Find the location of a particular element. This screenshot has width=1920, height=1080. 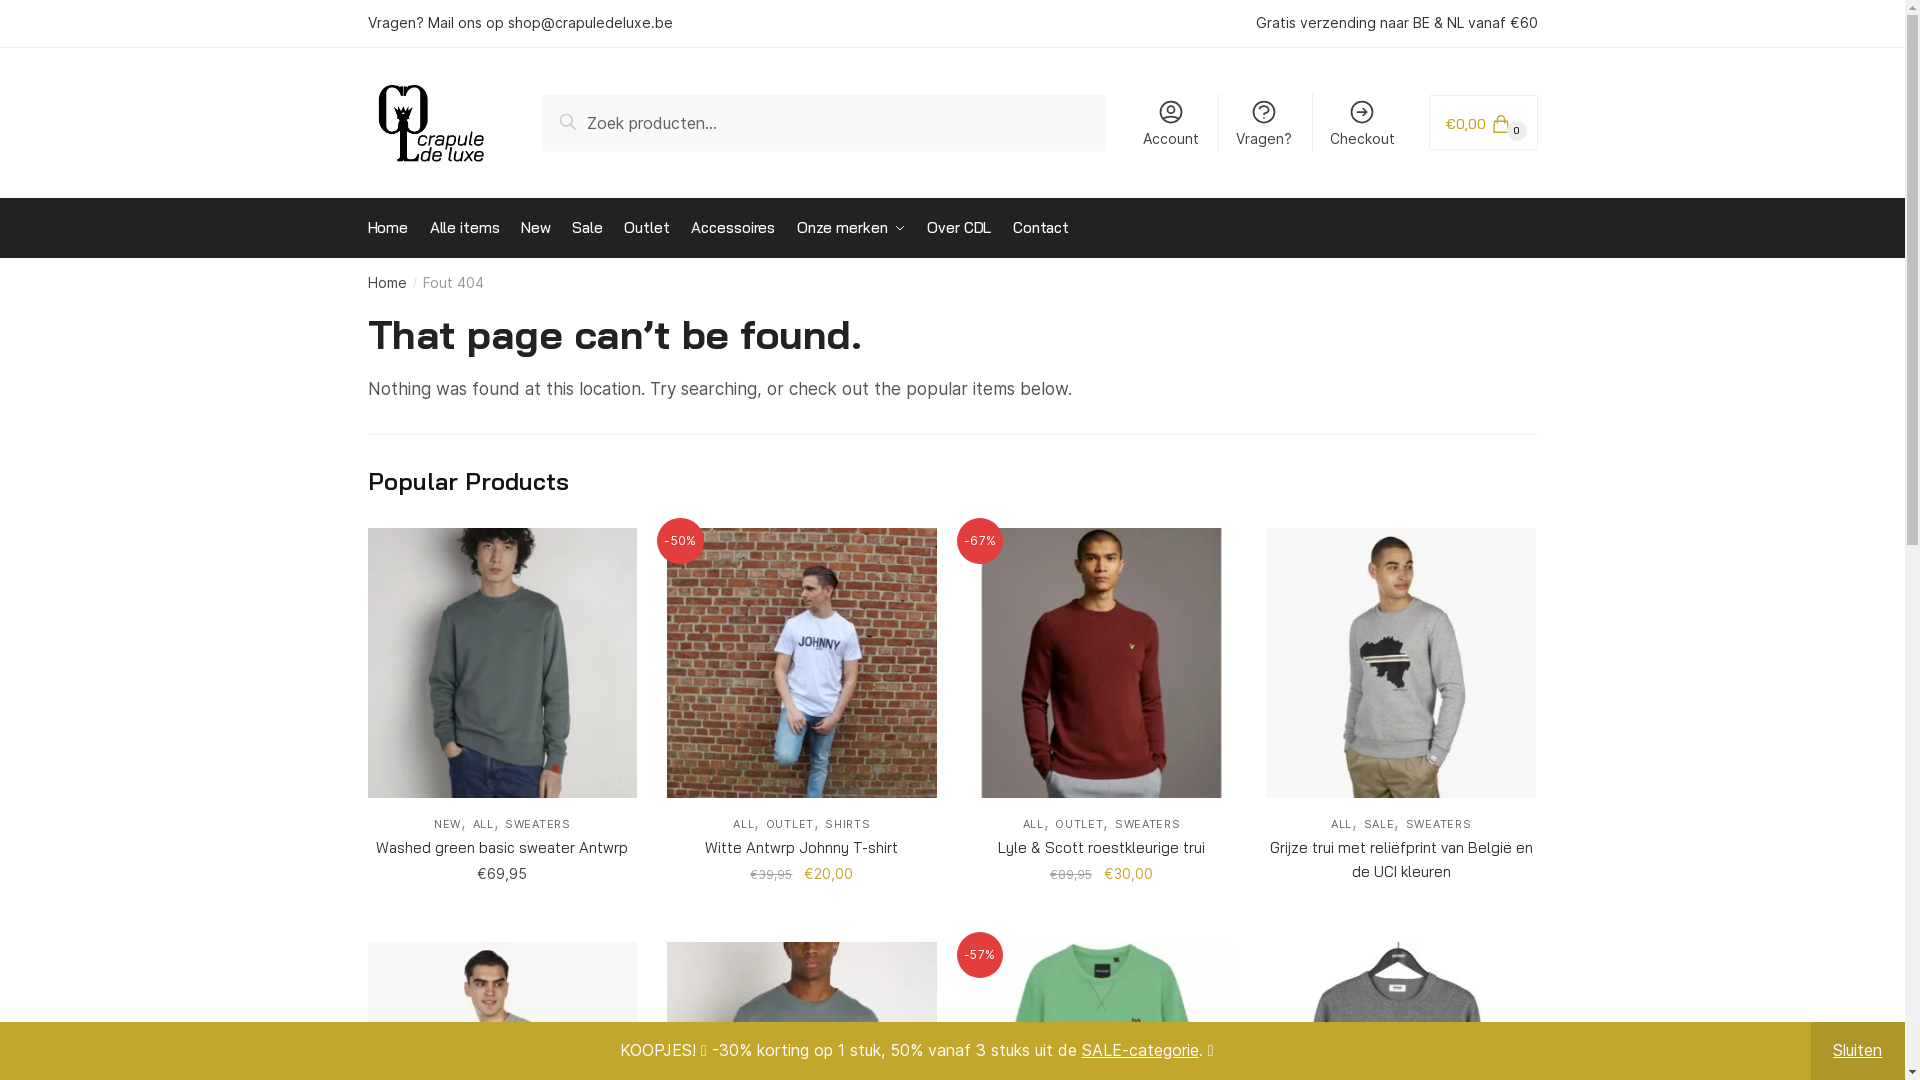

'Home' is located at coordinates (393, 226).